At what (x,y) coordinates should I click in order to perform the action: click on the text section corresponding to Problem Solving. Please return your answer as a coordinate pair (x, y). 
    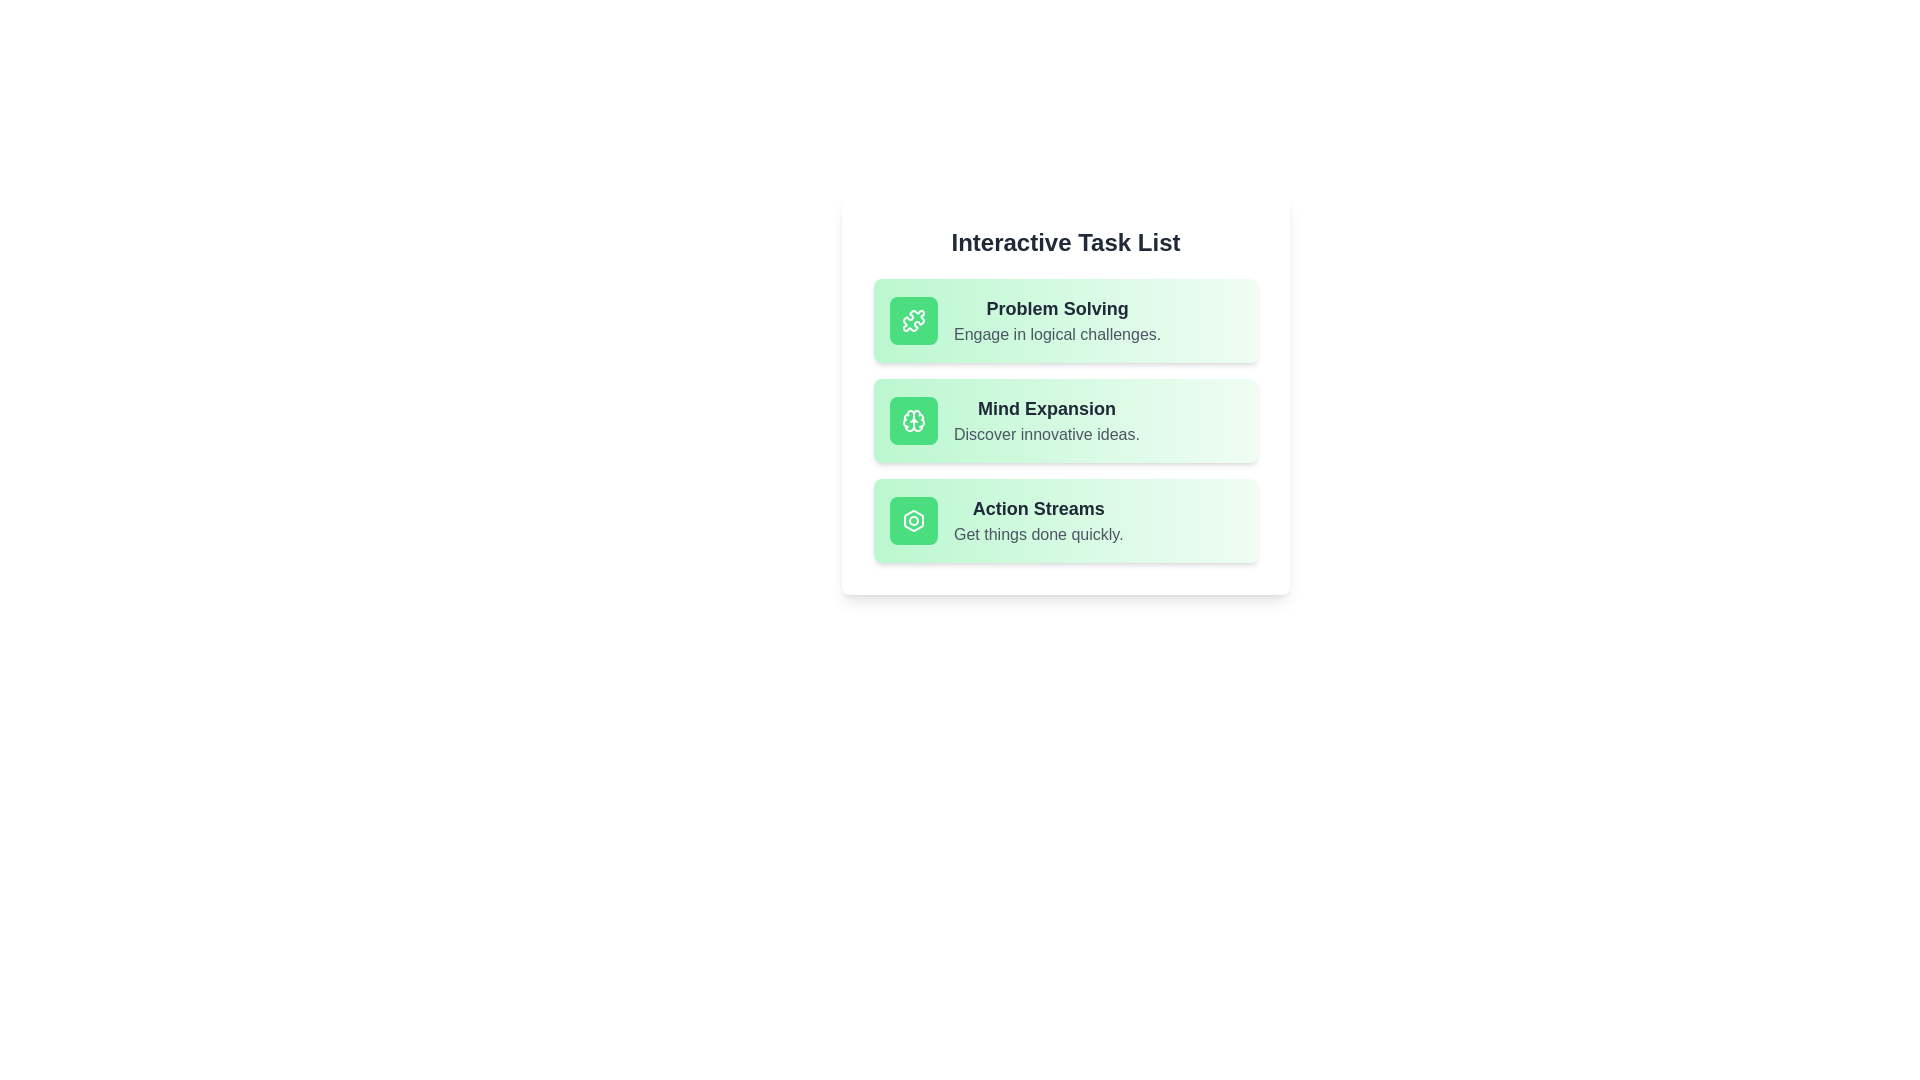
    Looking at the image, I should click on (1064, 319).